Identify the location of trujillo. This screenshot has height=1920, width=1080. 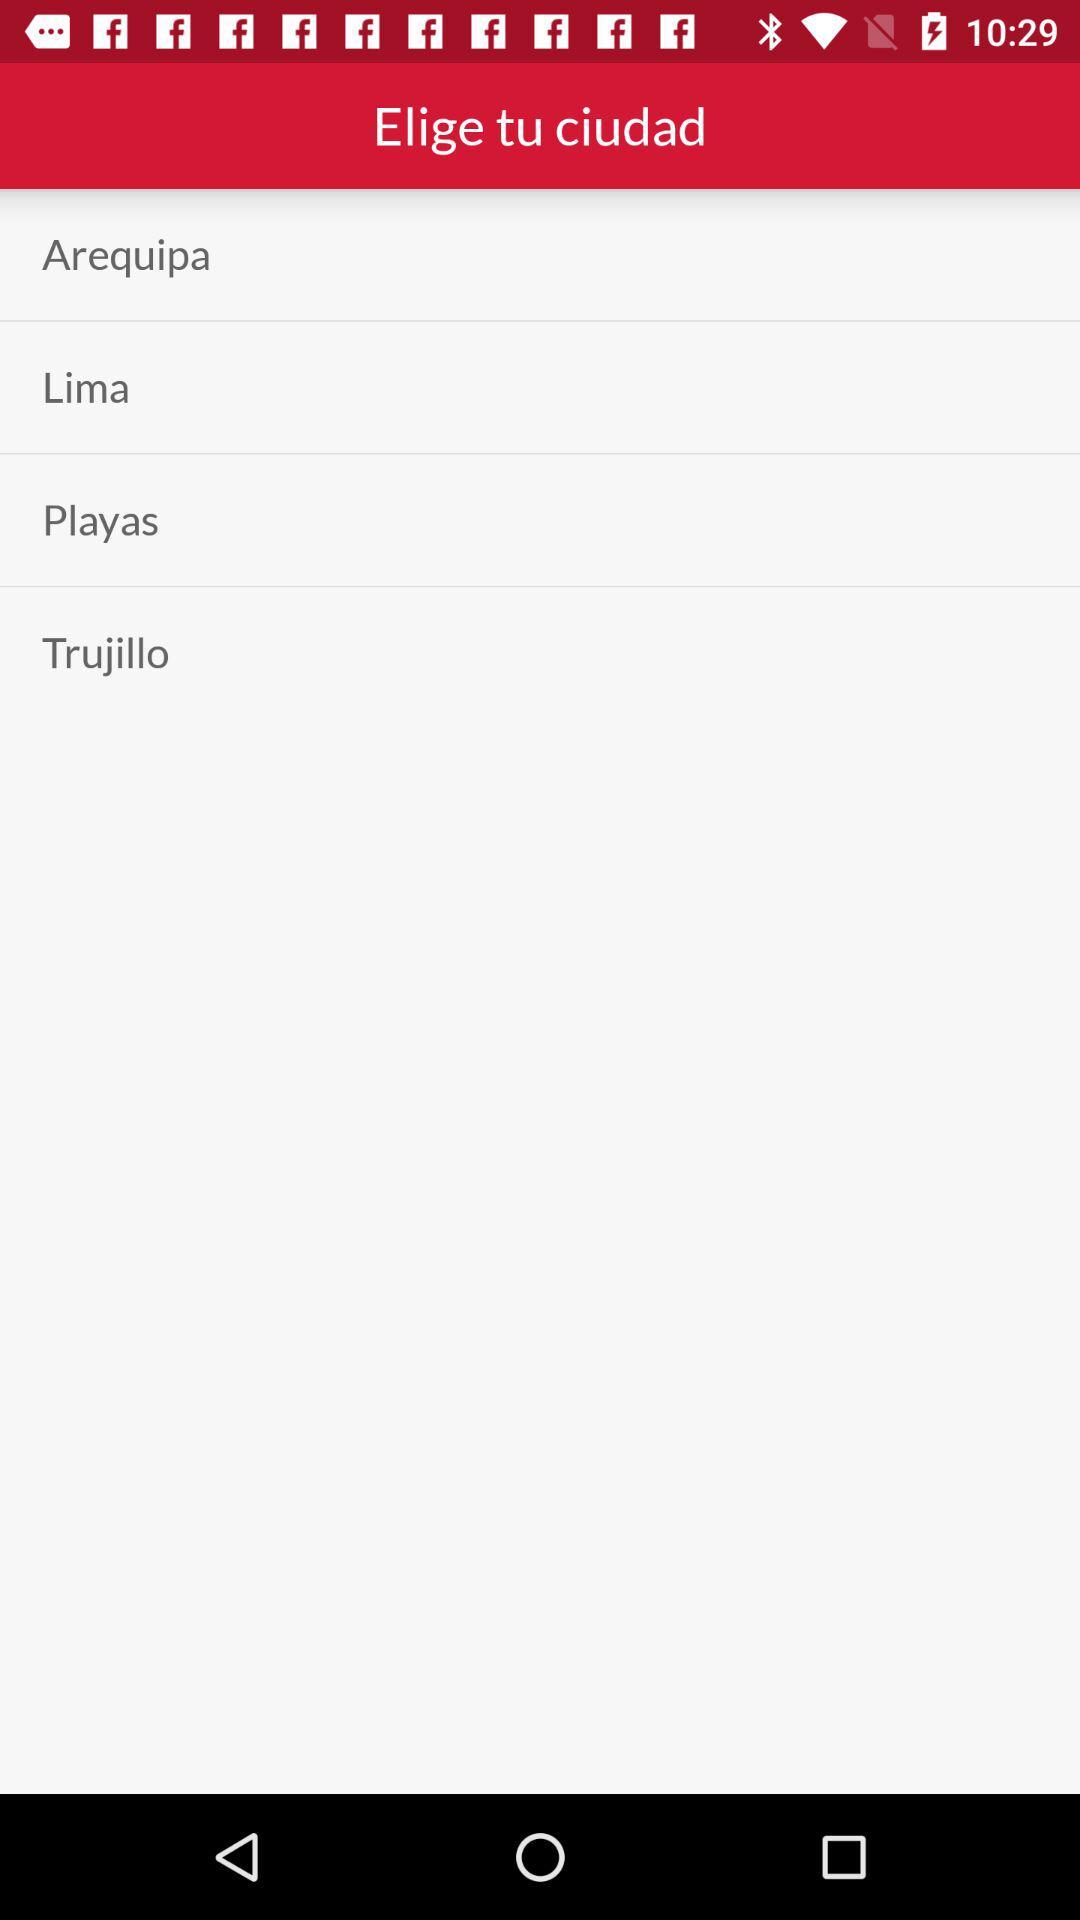
(105, 652).